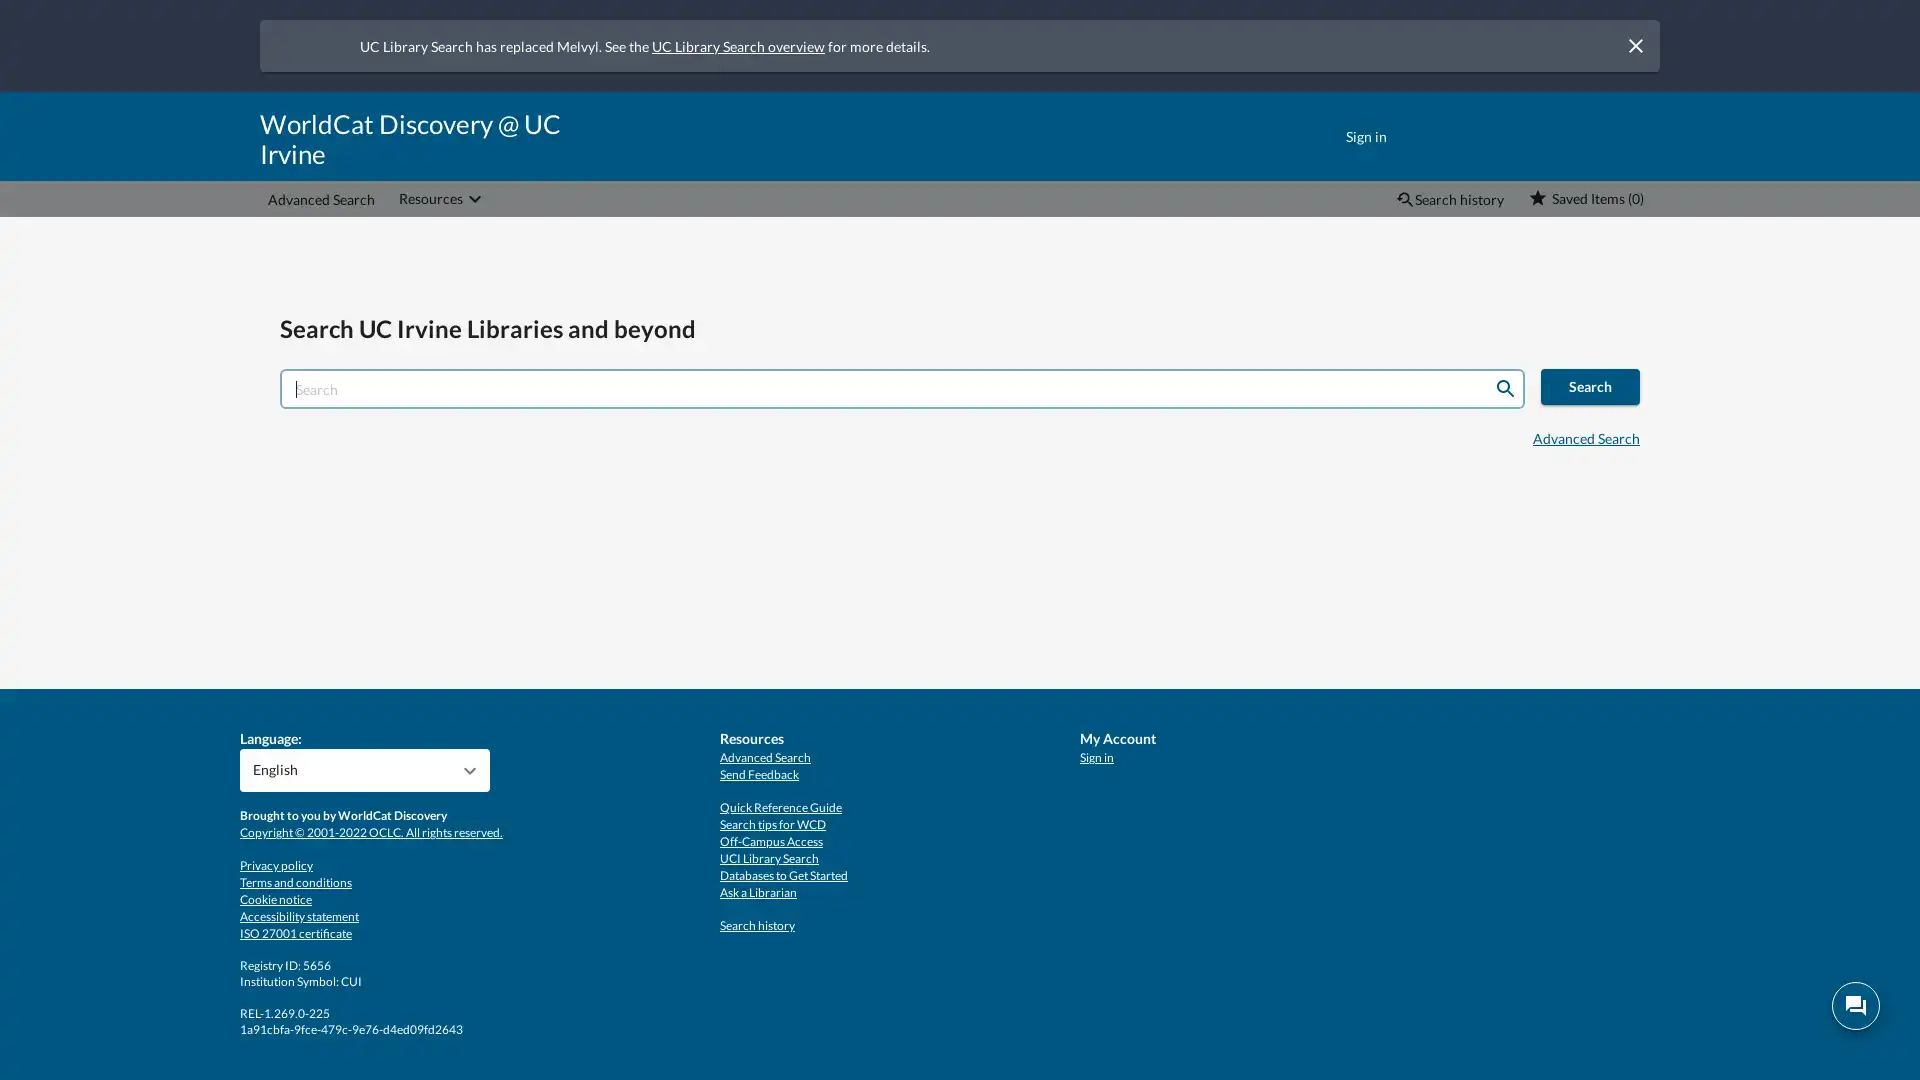 This screenshot has height=1080, width=1920. I want to click on Dismiss, so click(1635, 45).